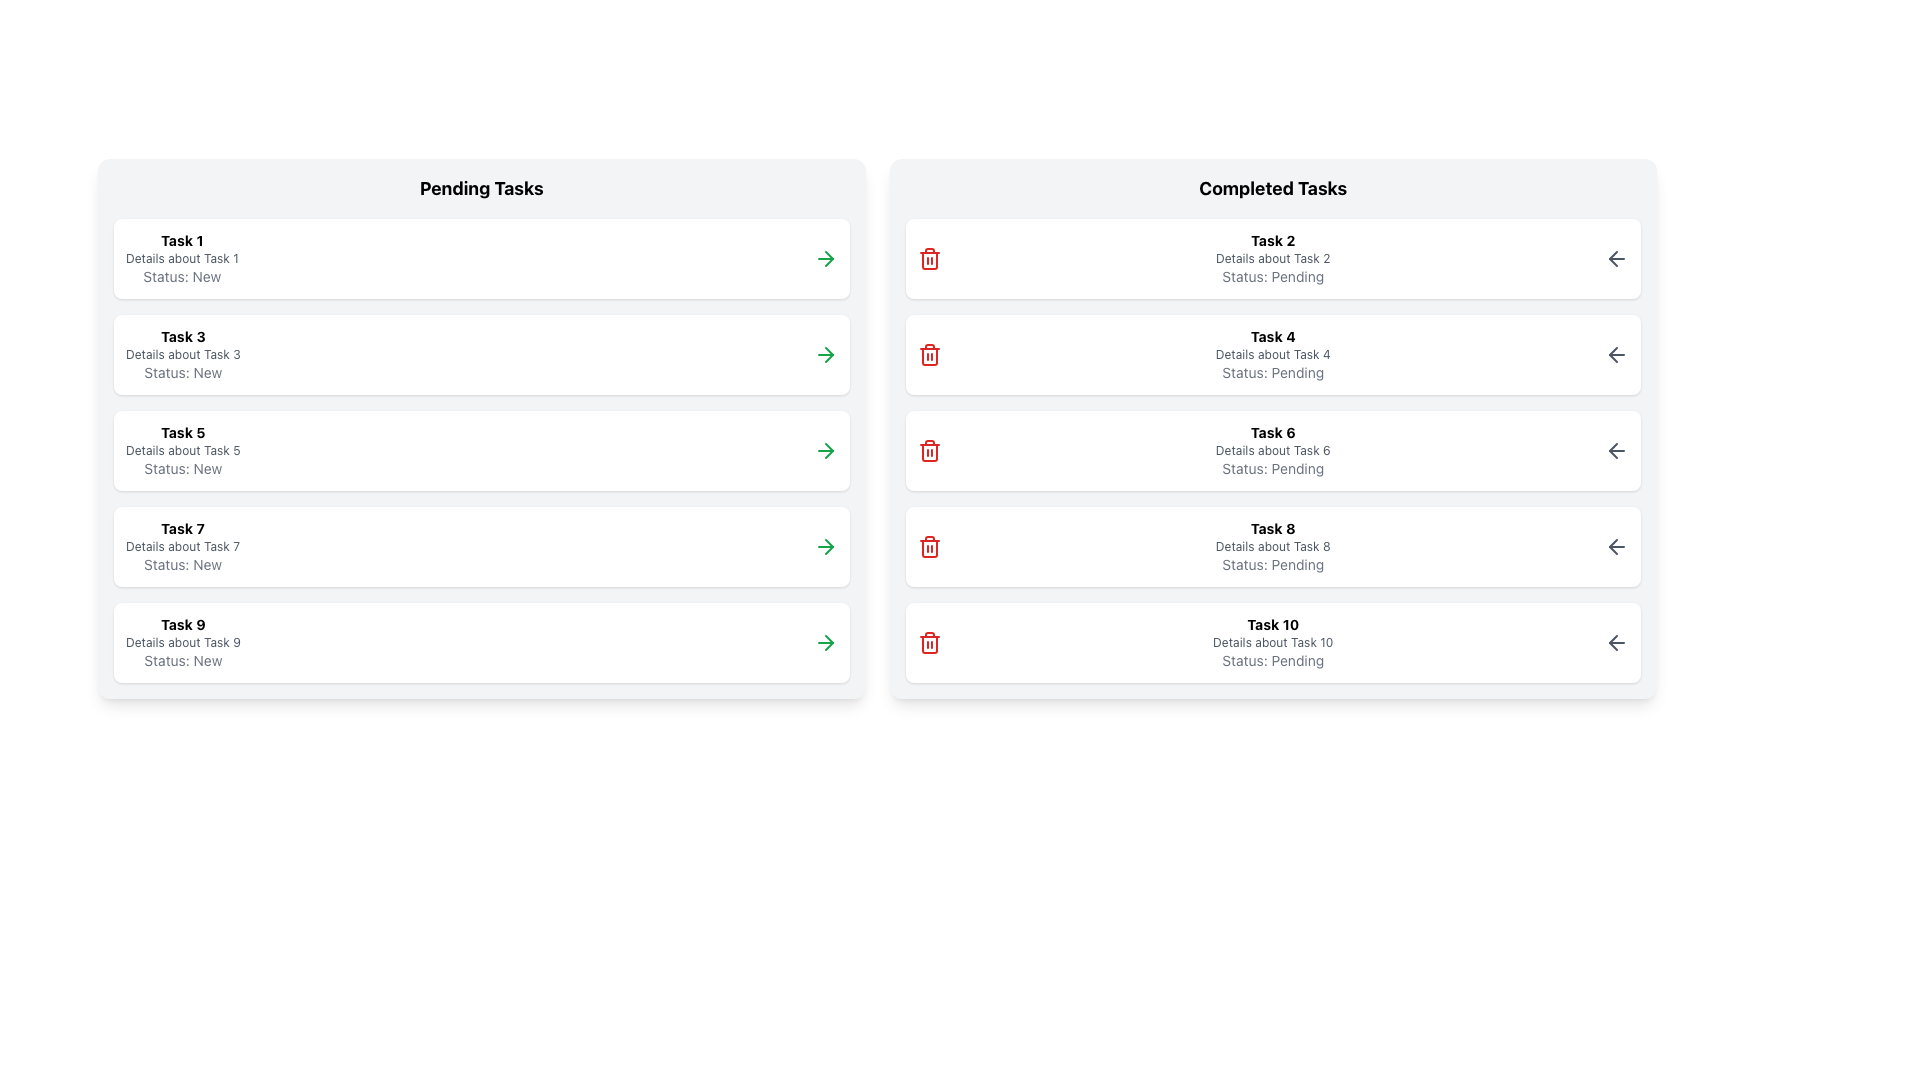 The image size is (1920, 1080). Describe the element at coordinates (183, 451) in the screenshot. I see `text content from the third card in the 'Pending Tasks' section, which displays the task's title, description, and current status` at that location.